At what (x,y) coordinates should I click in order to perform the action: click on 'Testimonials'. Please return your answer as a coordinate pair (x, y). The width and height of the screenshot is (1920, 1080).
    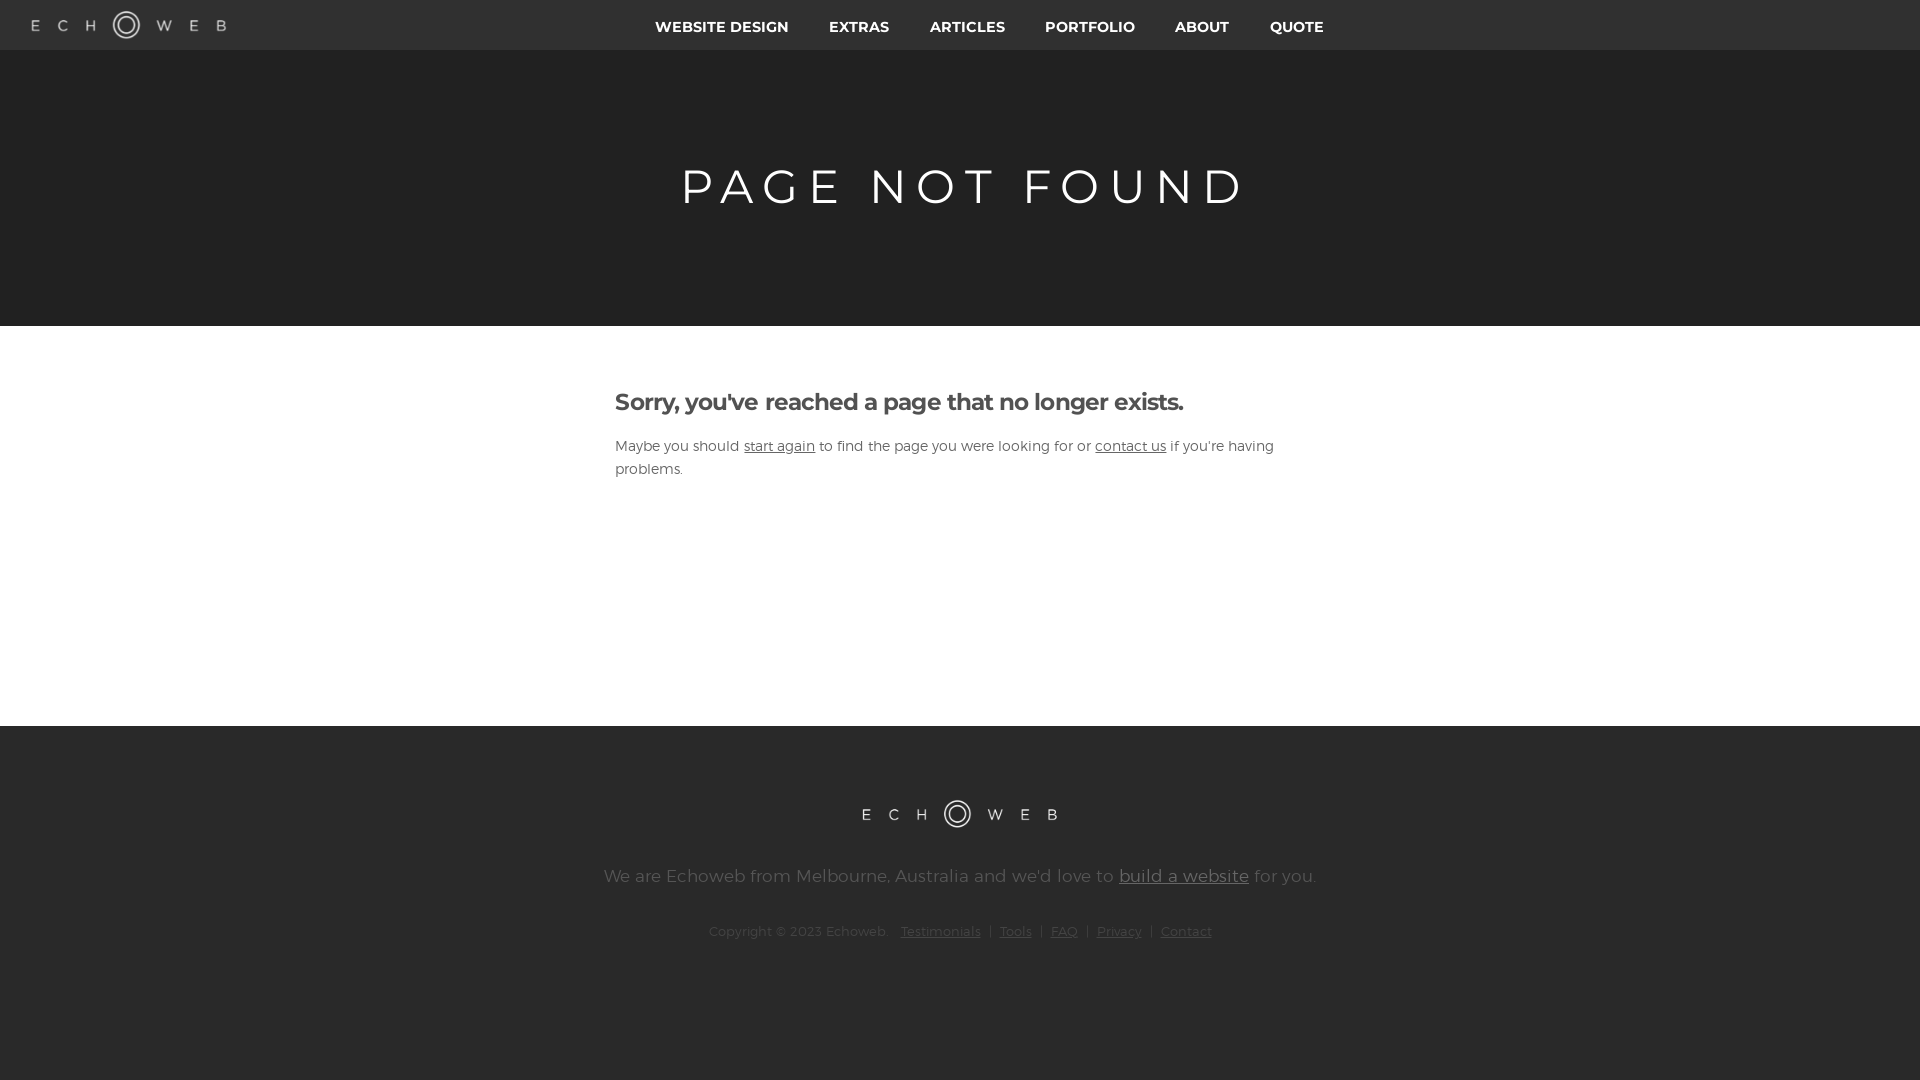
    Looking at the image, I should click on (939, 930).